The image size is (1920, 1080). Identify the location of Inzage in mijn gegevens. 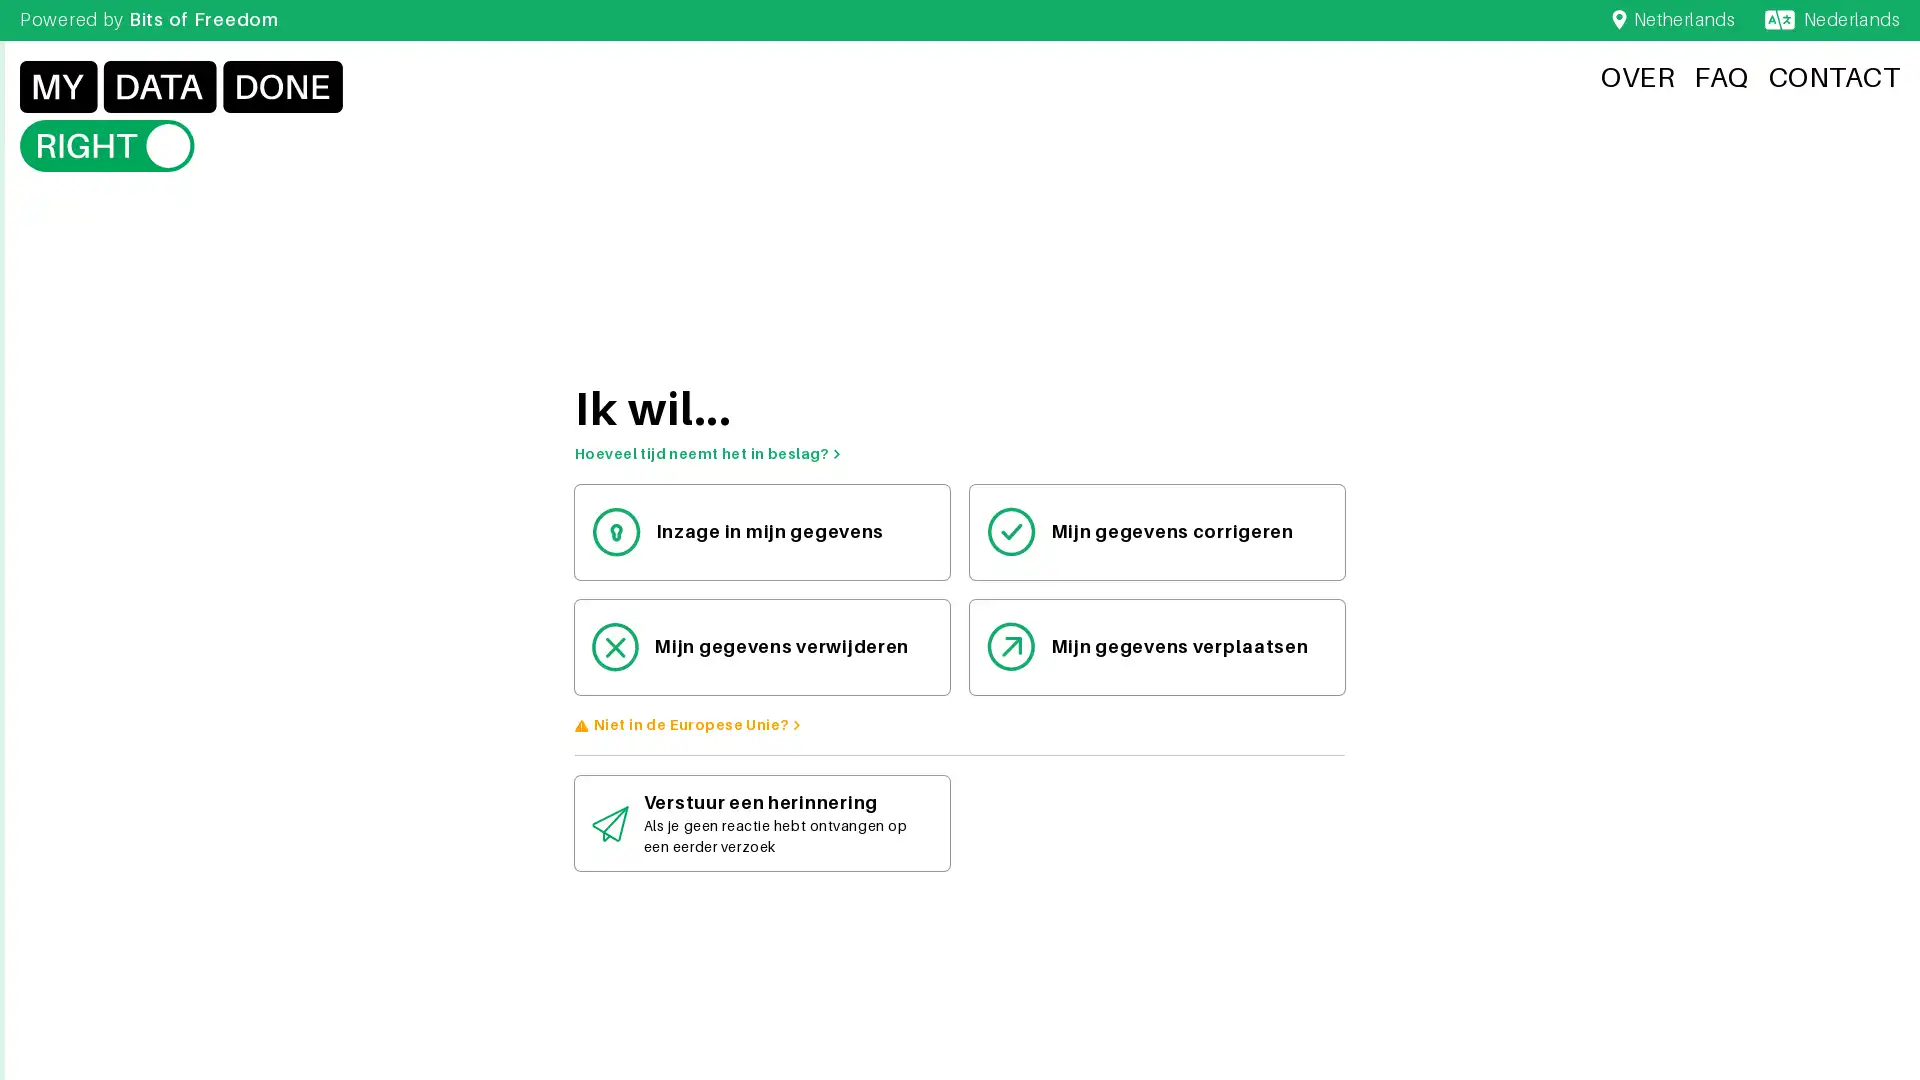
(761, 530).